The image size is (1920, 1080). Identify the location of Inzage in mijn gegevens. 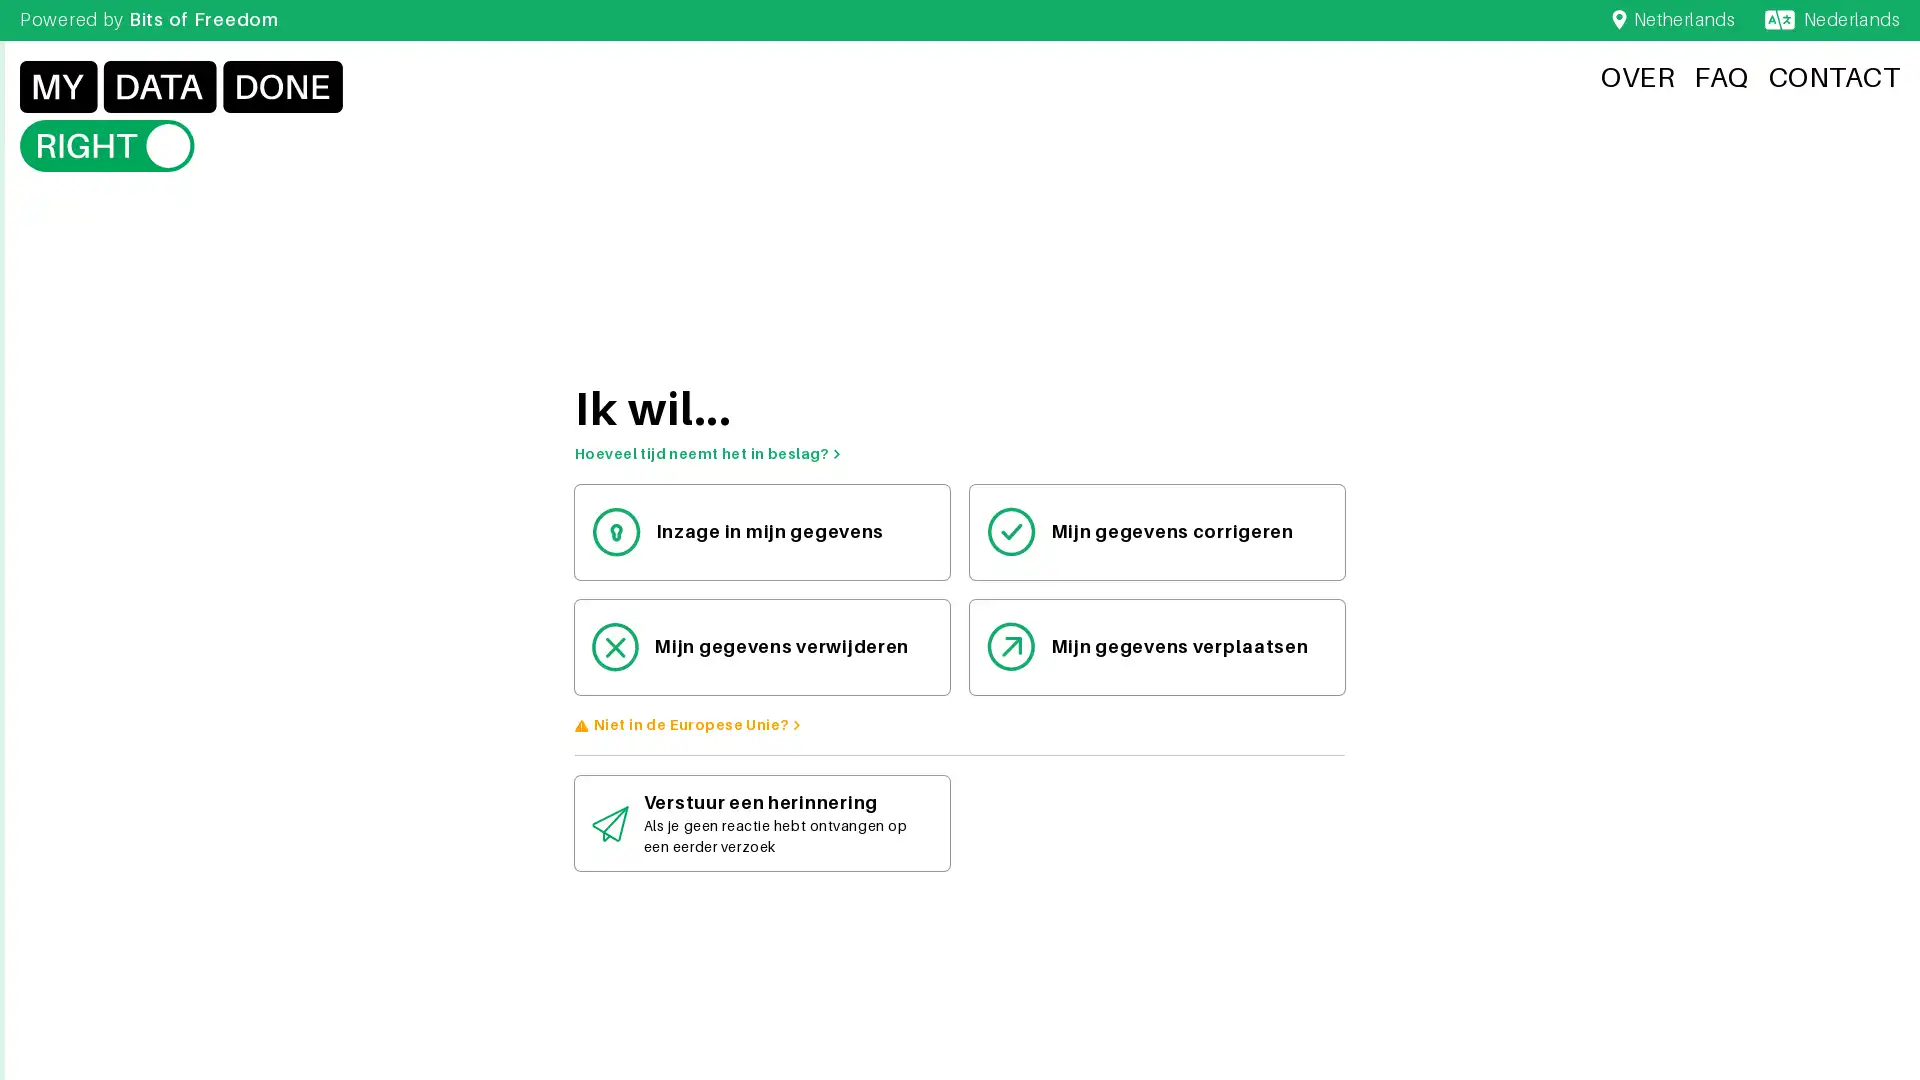
(761, 530).